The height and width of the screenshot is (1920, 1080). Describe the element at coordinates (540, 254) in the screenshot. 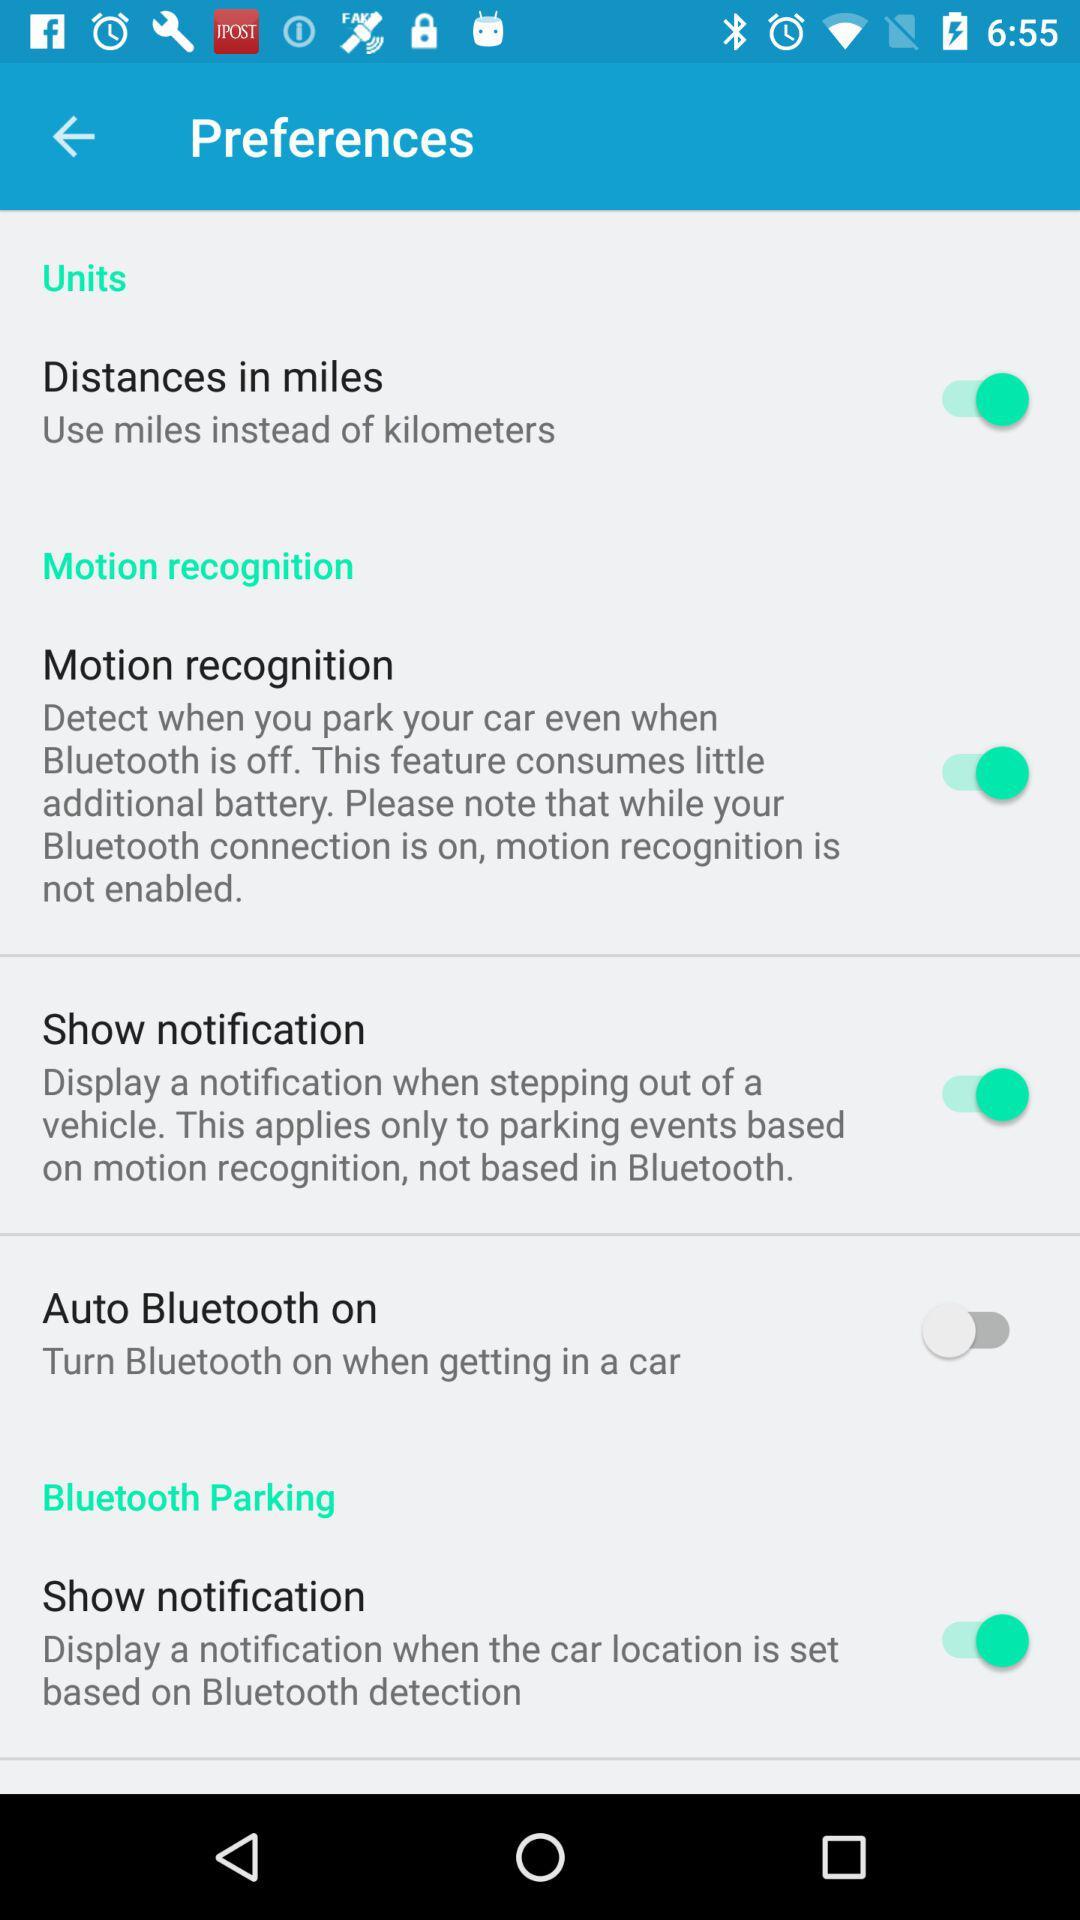

I see `the units item` at that location.